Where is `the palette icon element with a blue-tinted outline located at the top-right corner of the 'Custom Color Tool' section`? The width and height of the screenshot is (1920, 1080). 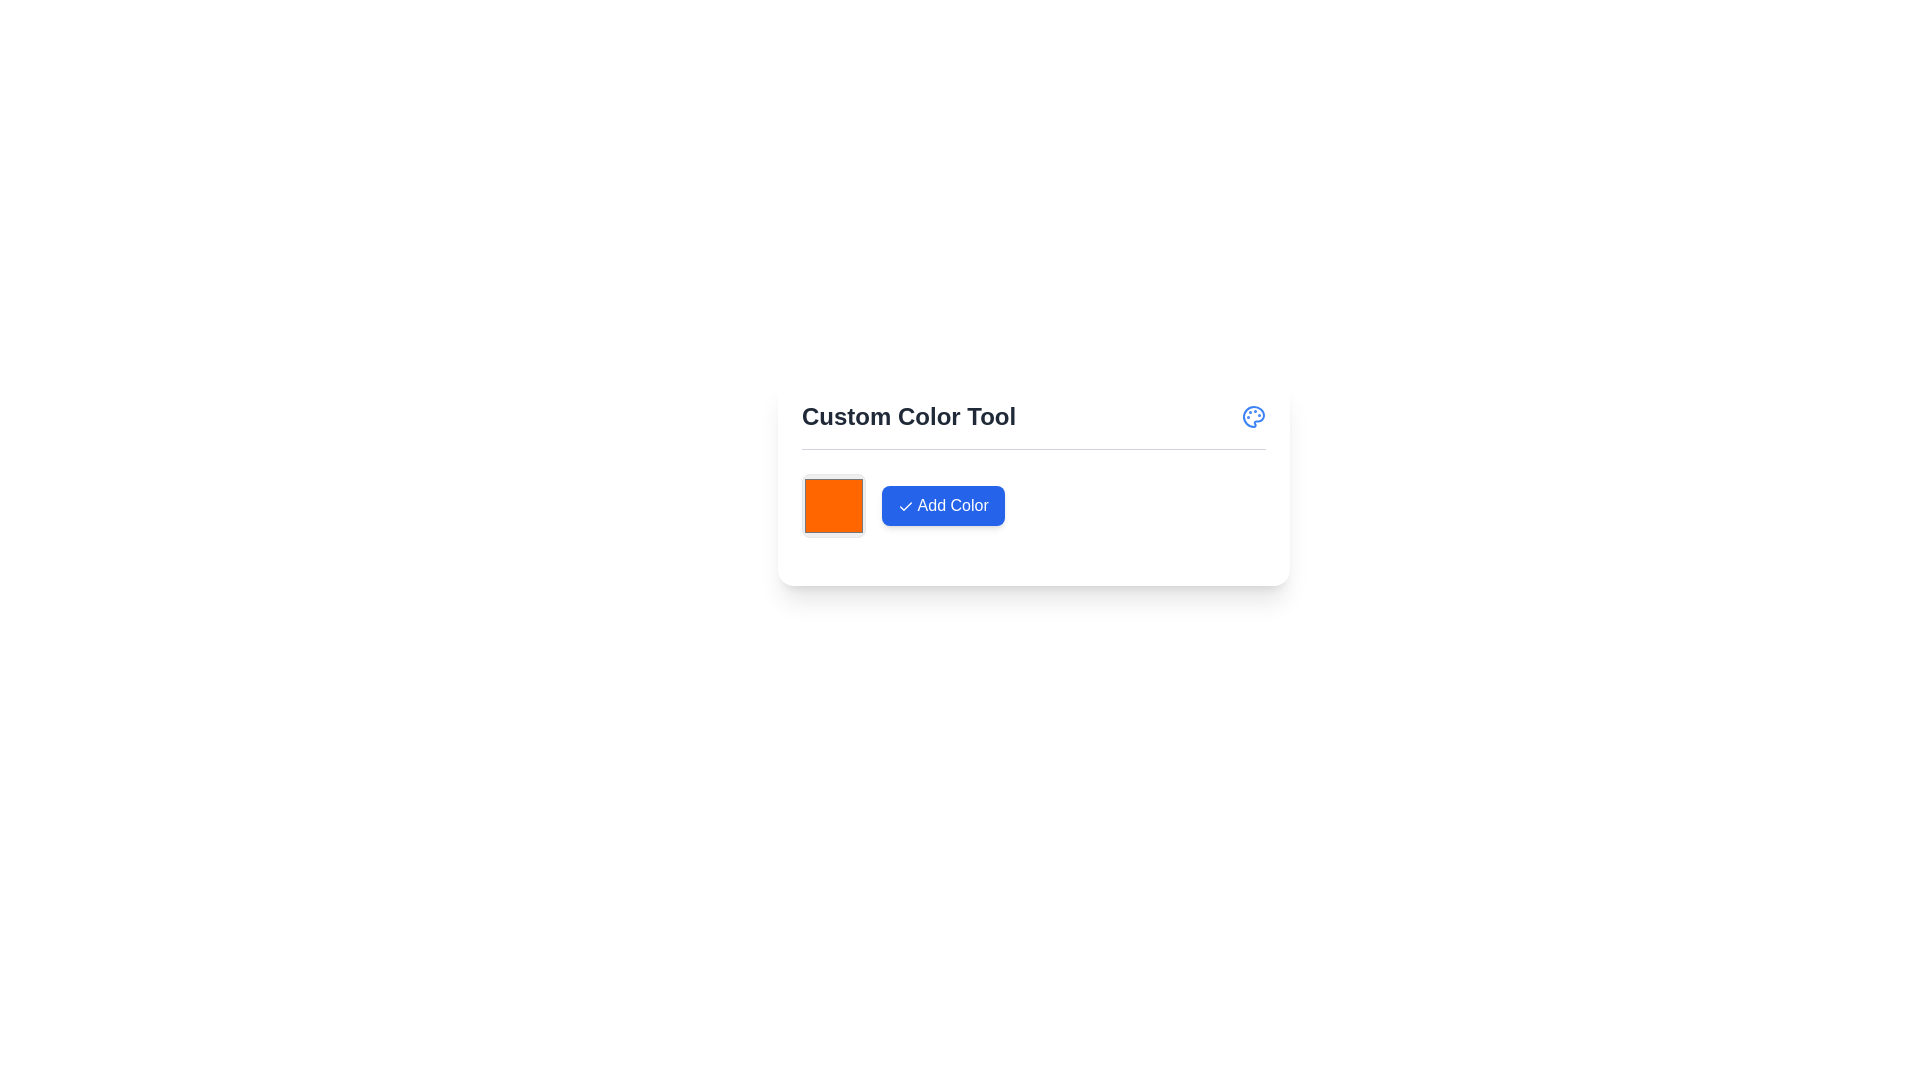 the palette icon element with a blue-tinted outline located at the top-right corner of the 'Custom Color Tool' section is located at coordinates (1252, 415).